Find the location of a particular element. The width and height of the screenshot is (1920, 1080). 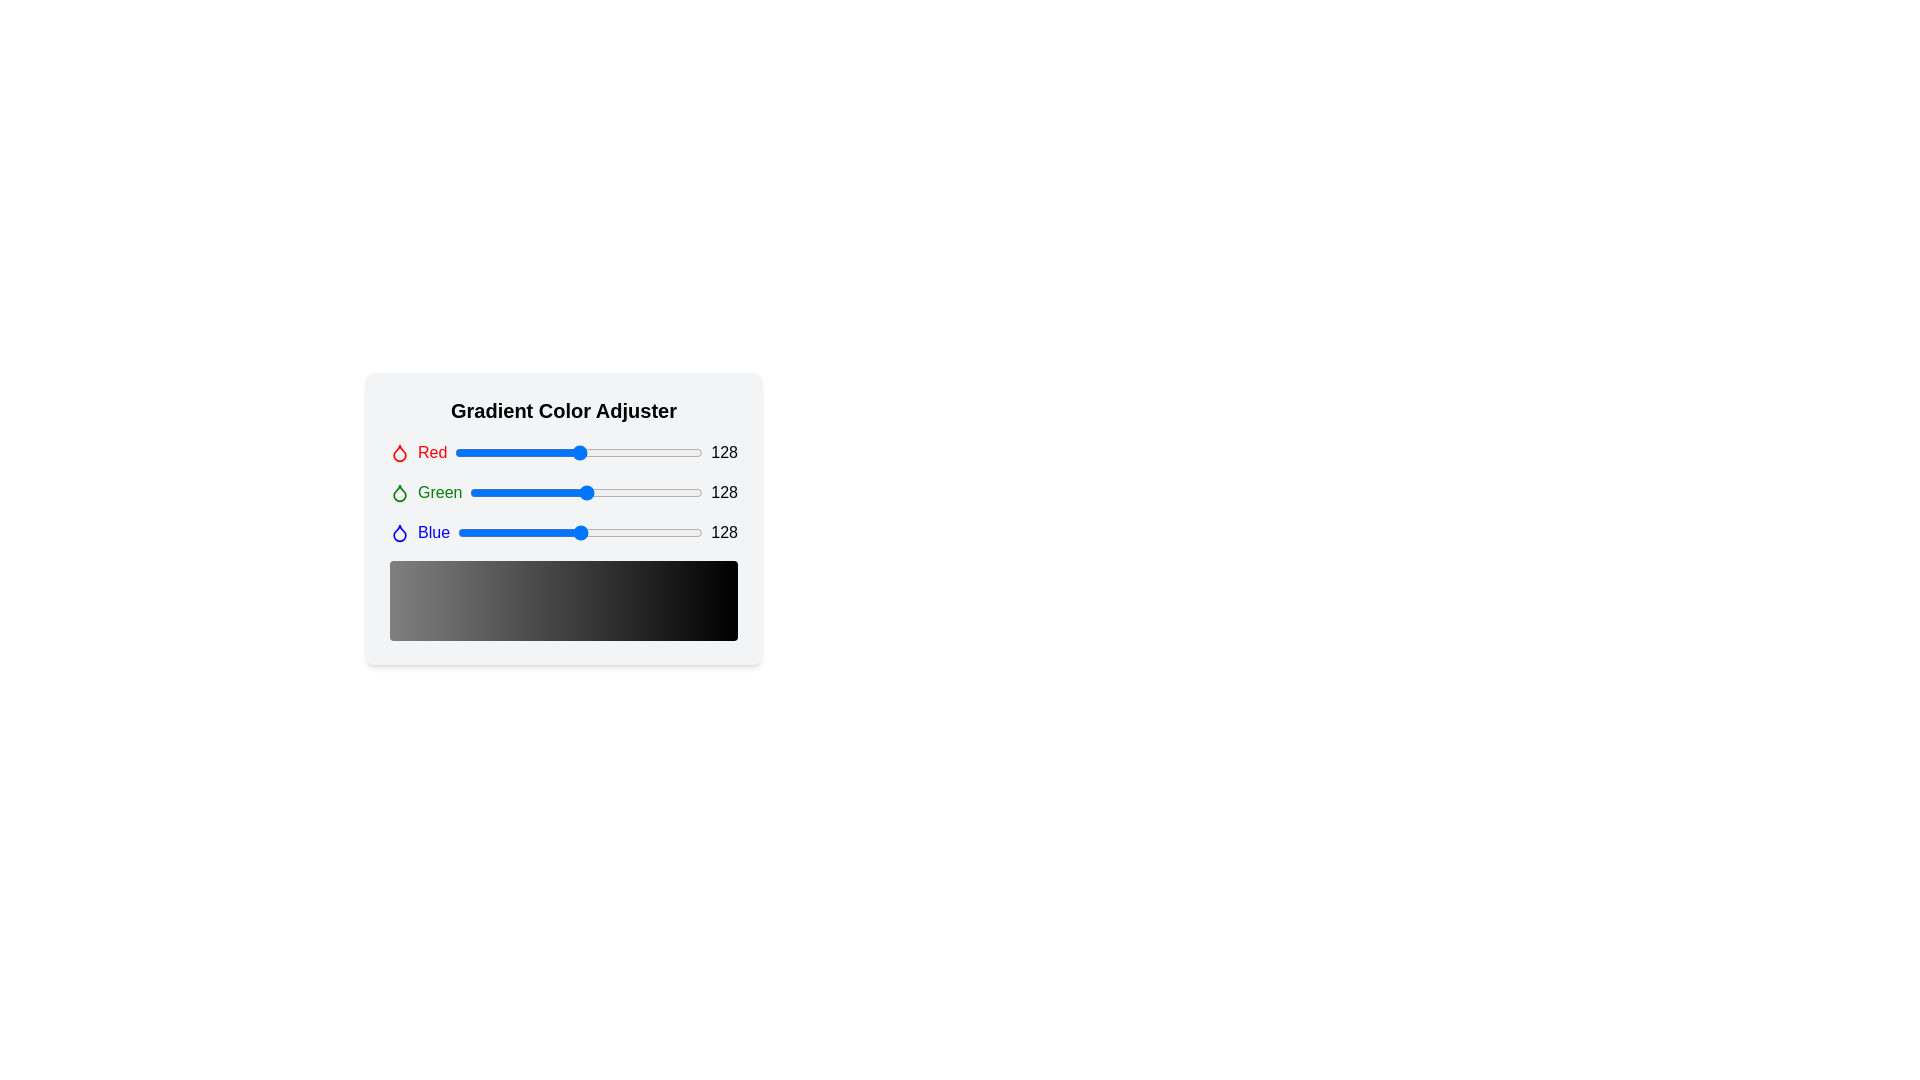

the blue color slider to 9 is located at coordinates (465, 531).